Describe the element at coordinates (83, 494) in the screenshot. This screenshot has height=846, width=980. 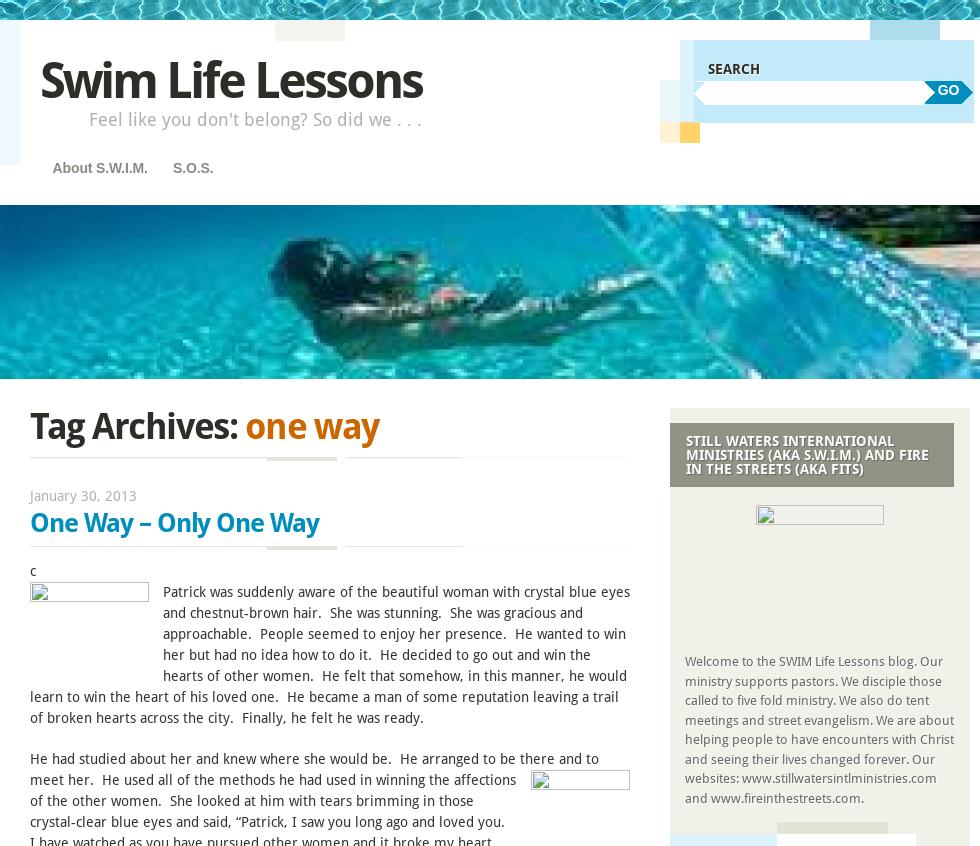
I see `'January 30, 2013'` at that location.